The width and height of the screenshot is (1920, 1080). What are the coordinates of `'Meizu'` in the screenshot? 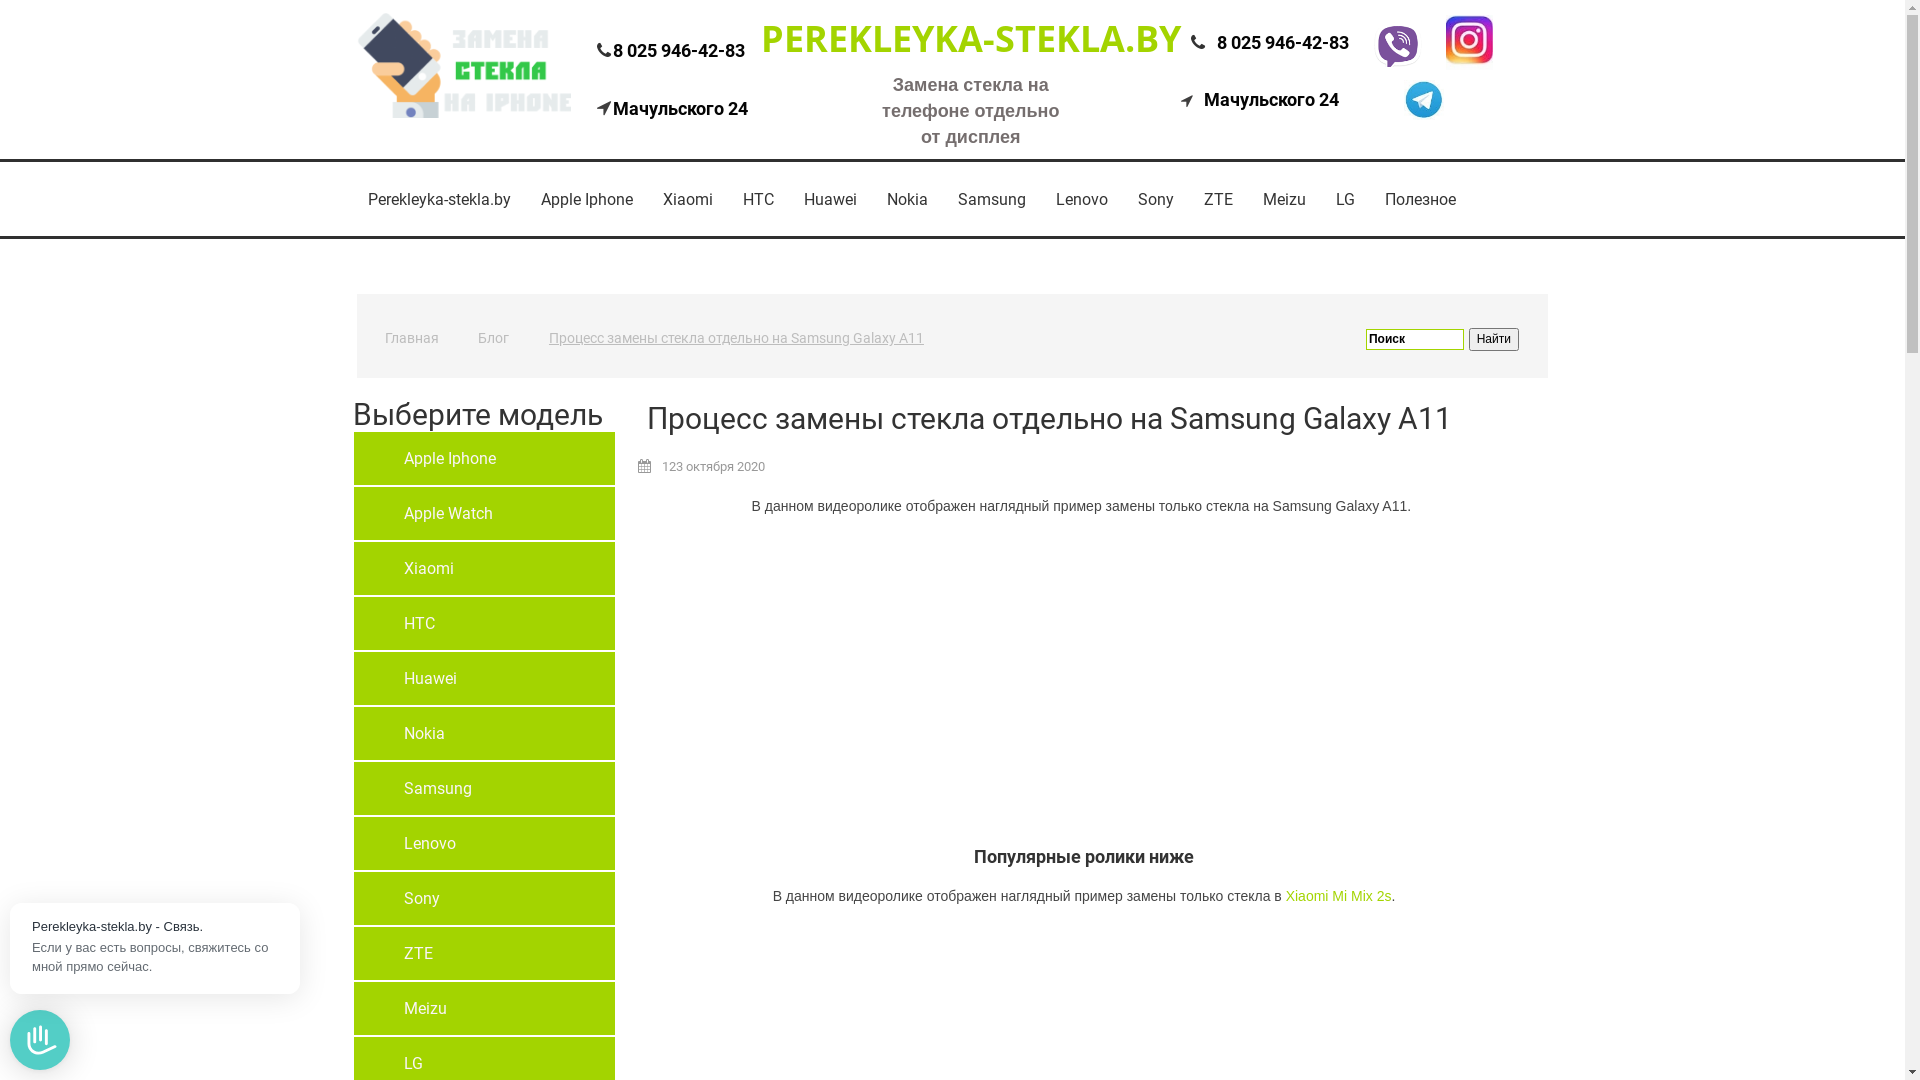 It's located at (1247, 200).